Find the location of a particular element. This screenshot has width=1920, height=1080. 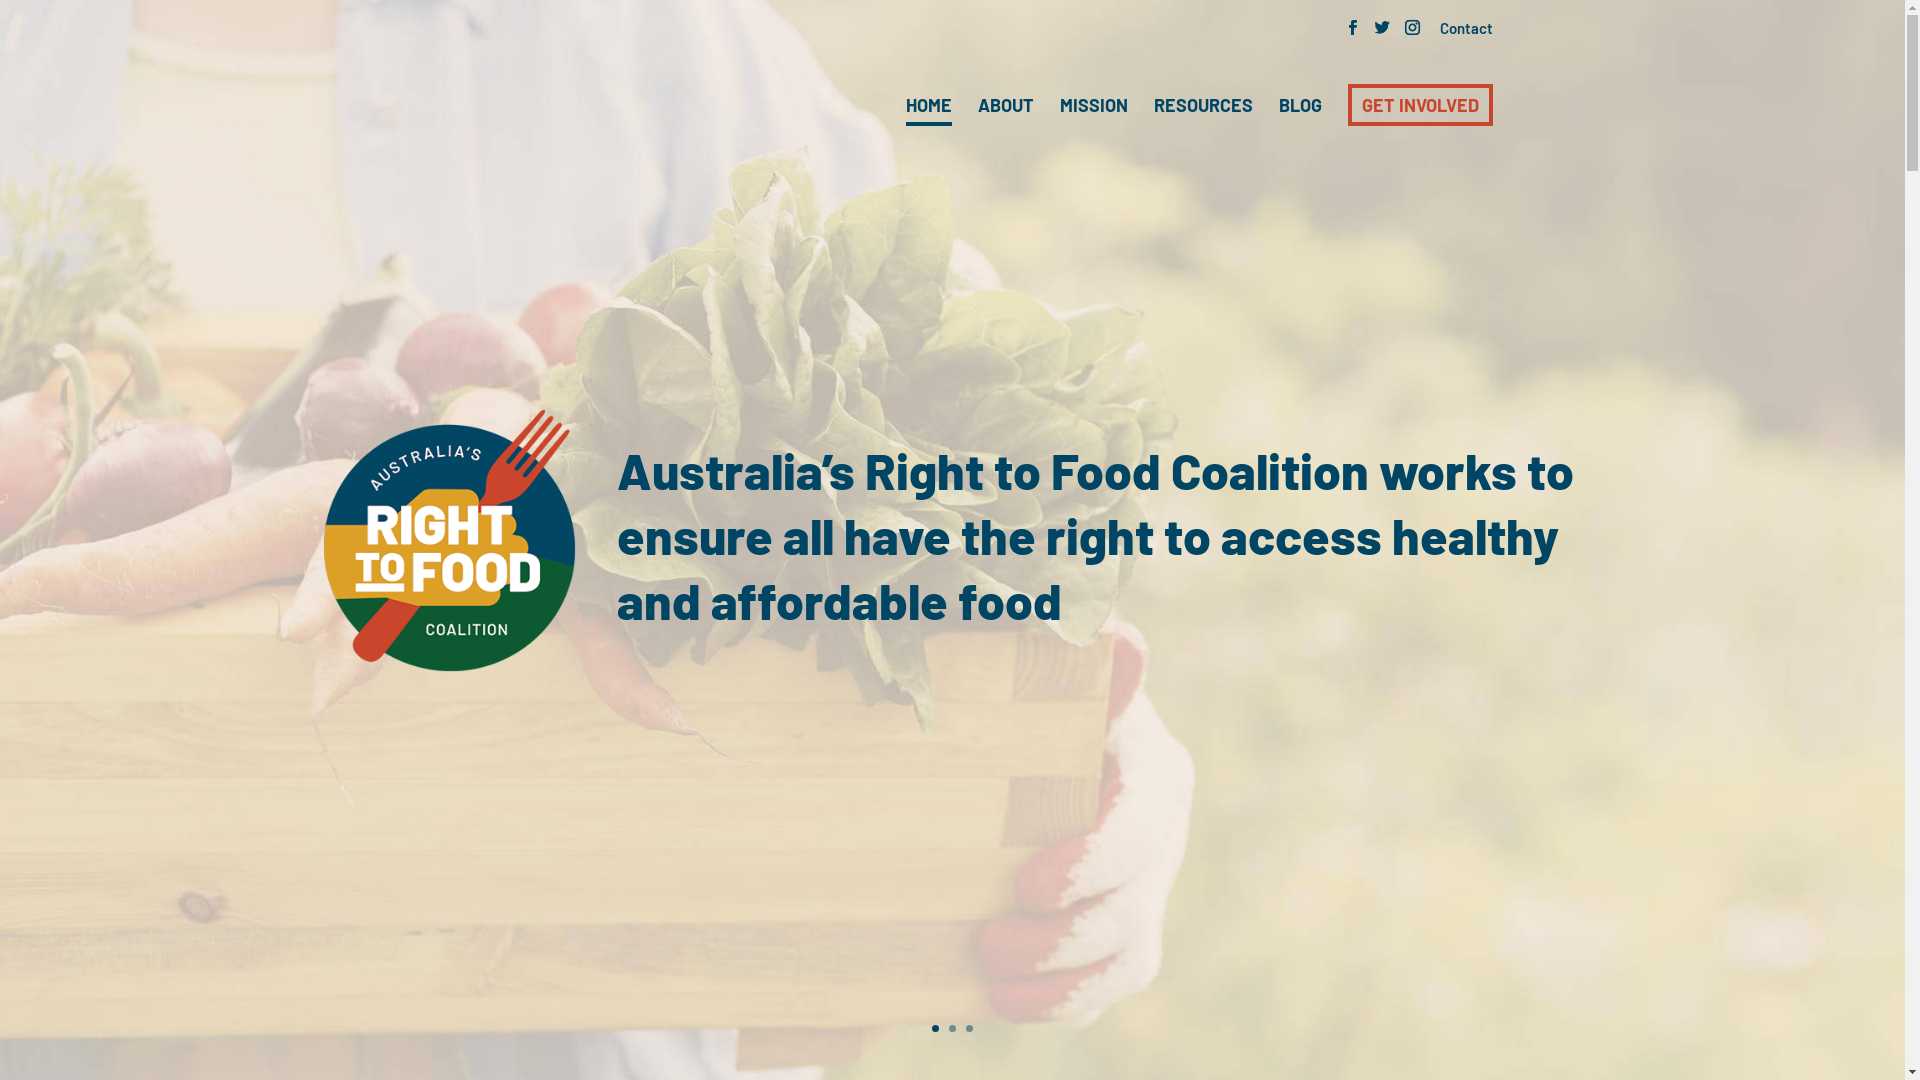

'2' is located at coordinates (951, 1028).